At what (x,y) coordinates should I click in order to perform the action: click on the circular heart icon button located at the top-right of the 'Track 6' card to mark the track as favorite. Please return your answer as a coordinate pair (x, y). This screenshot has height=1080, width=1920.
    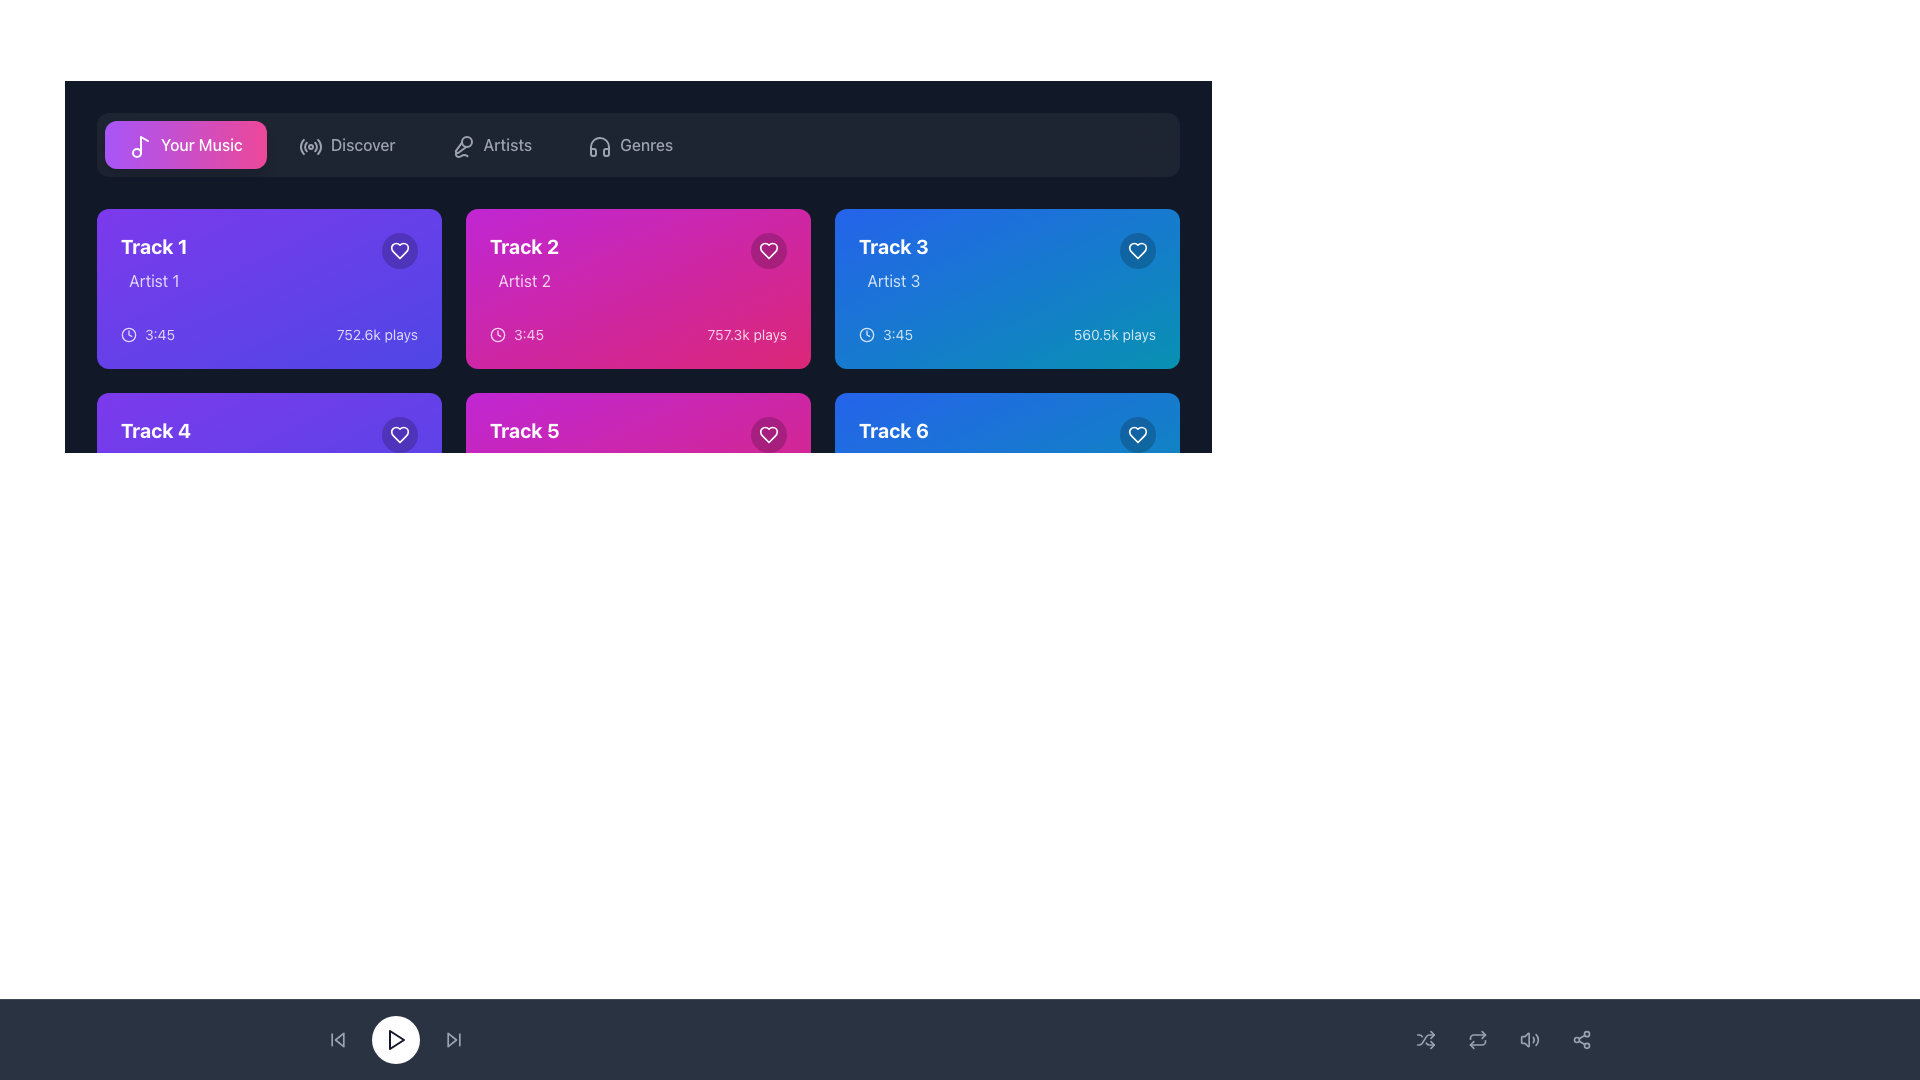
    Looking at the image, I should click on (1137, 434).